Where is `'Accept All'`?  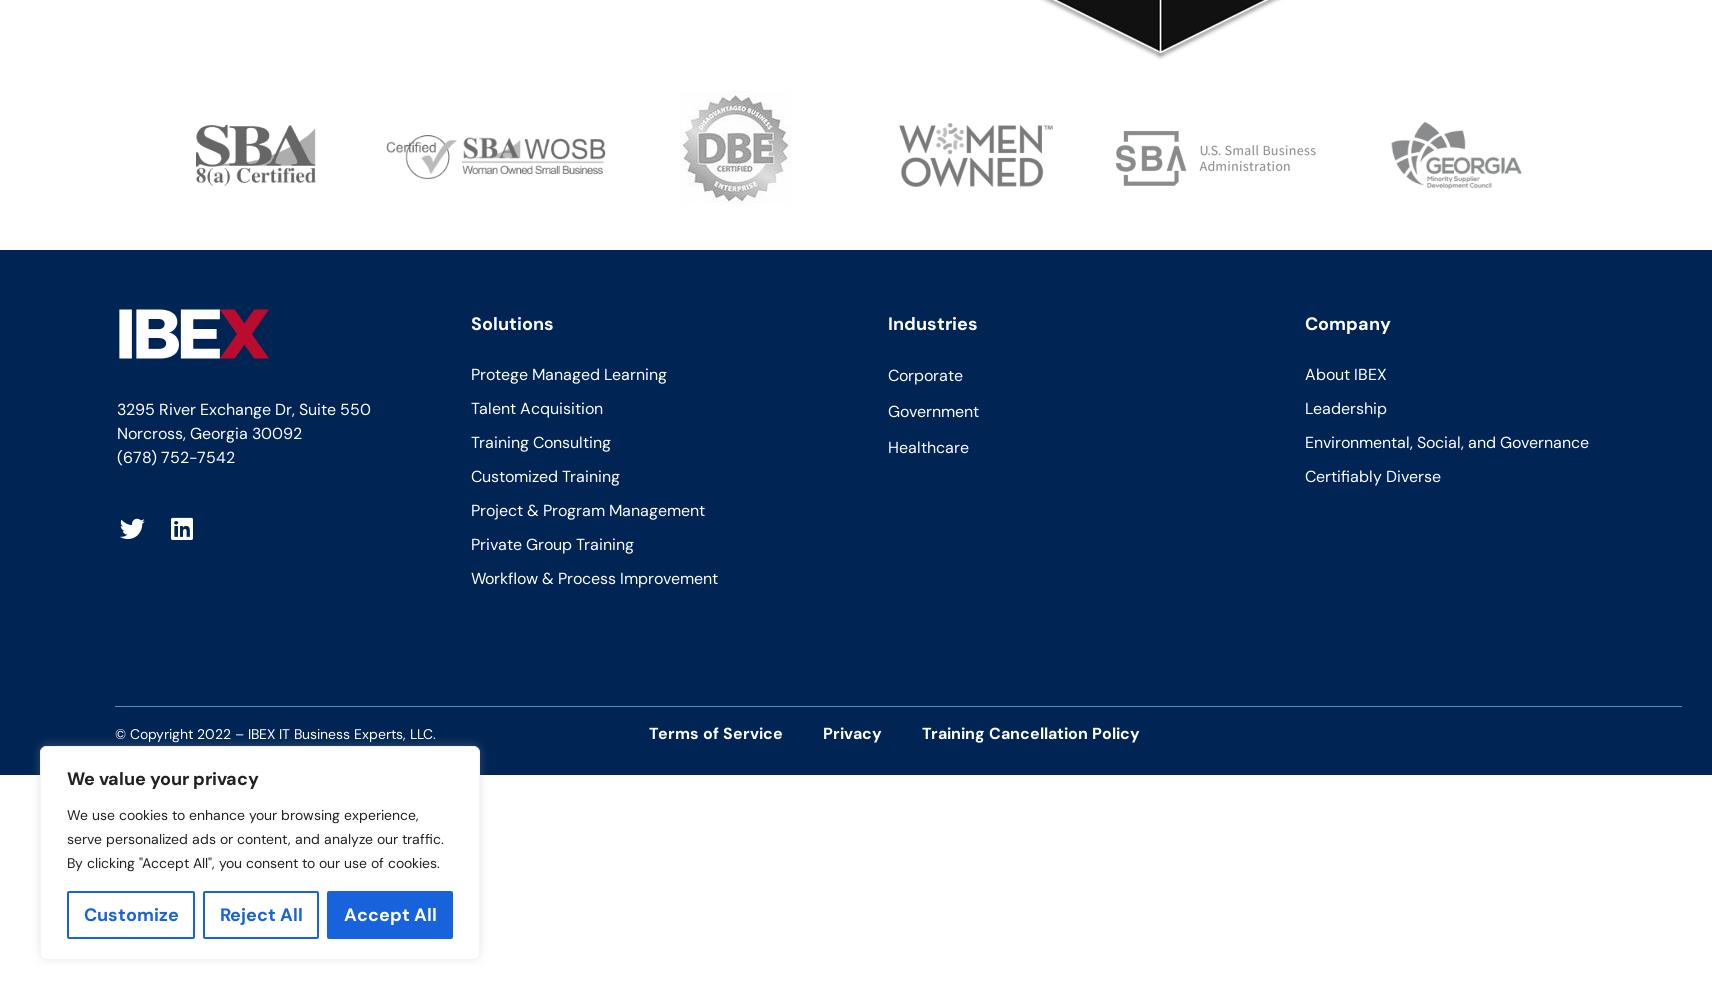 'Accept All' is located at coordinates (389, 915).